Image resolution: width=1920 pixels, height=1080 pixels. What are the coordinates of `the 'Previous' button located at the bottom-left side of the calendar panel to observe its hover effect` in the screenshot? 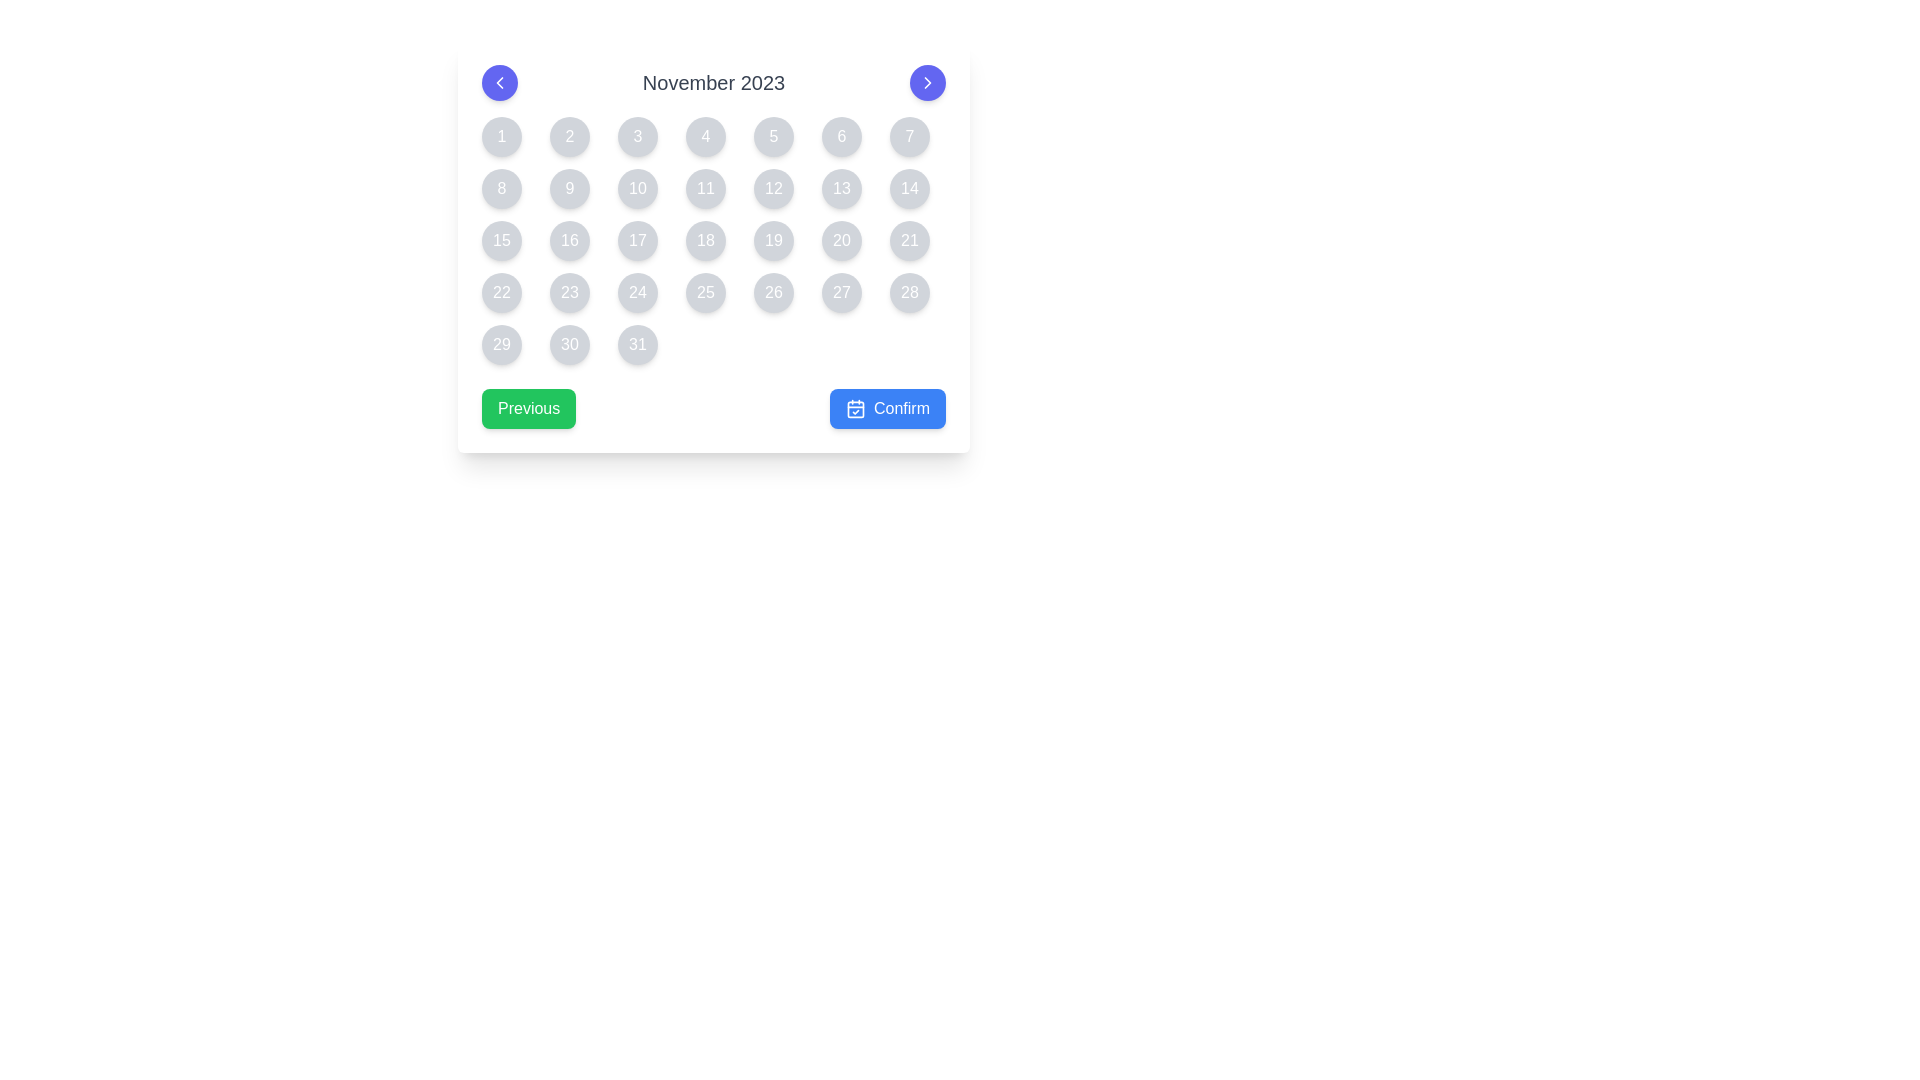 It's located at (529, 407).